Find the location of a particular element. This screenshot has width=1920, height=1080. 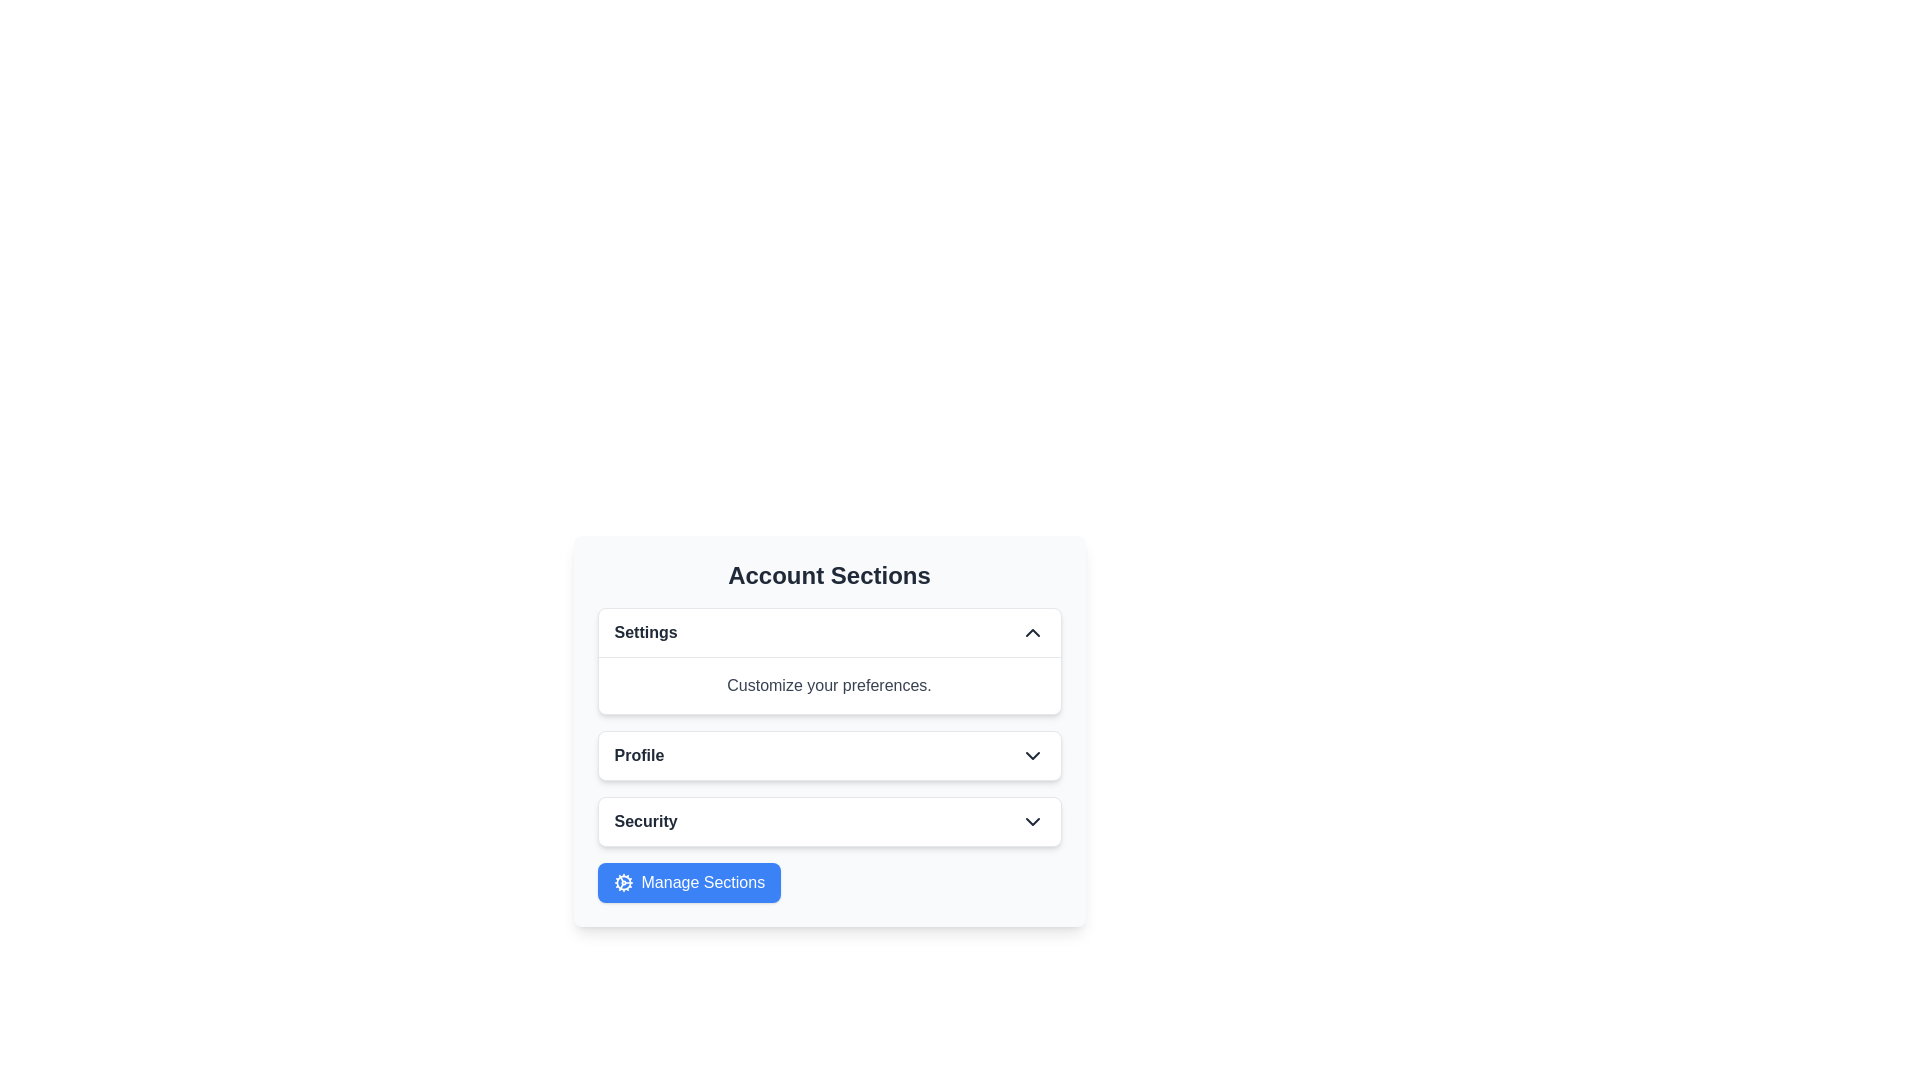

the chevron icon located at the far-right side of the 'Security' section is located at coordinates (1032, 821).